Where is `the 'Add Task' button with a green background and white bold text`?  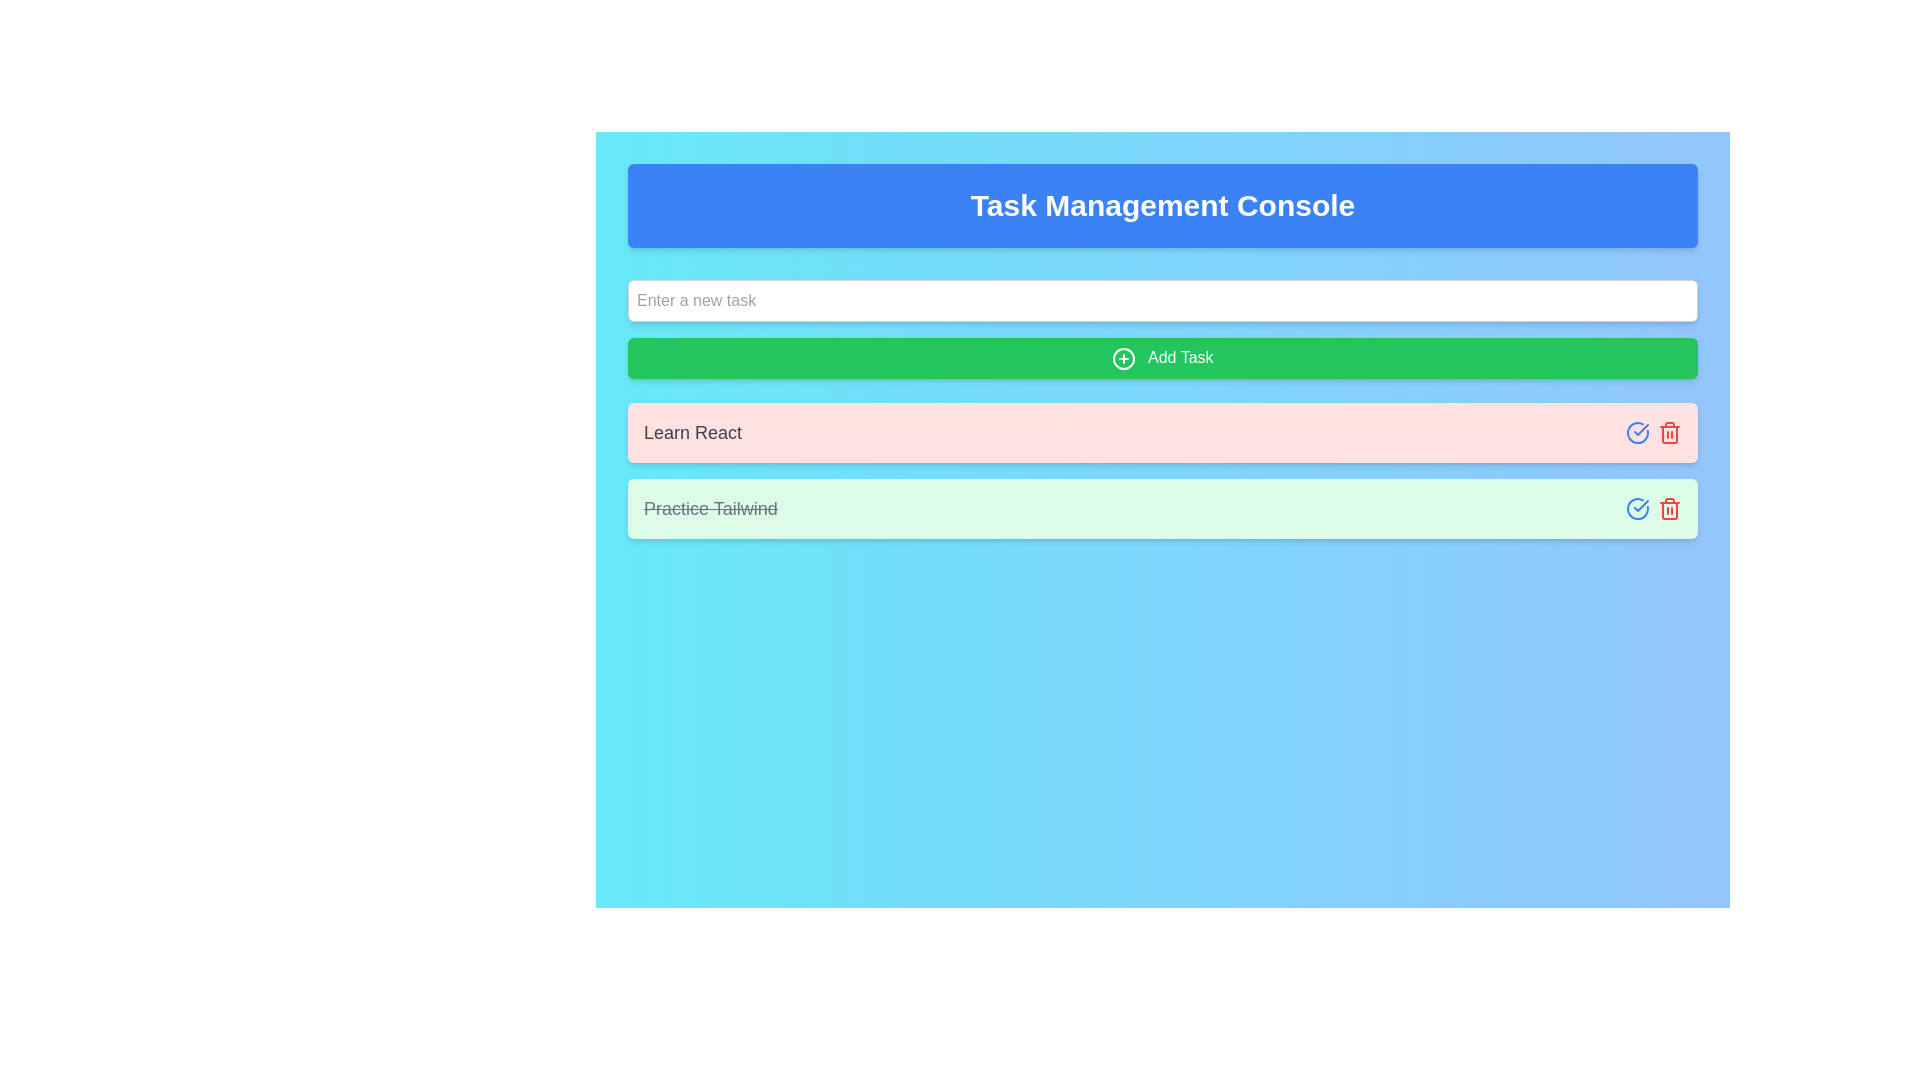 the 'Add Task' button with a green background and white bold text is located at coordinates (1162, 357).